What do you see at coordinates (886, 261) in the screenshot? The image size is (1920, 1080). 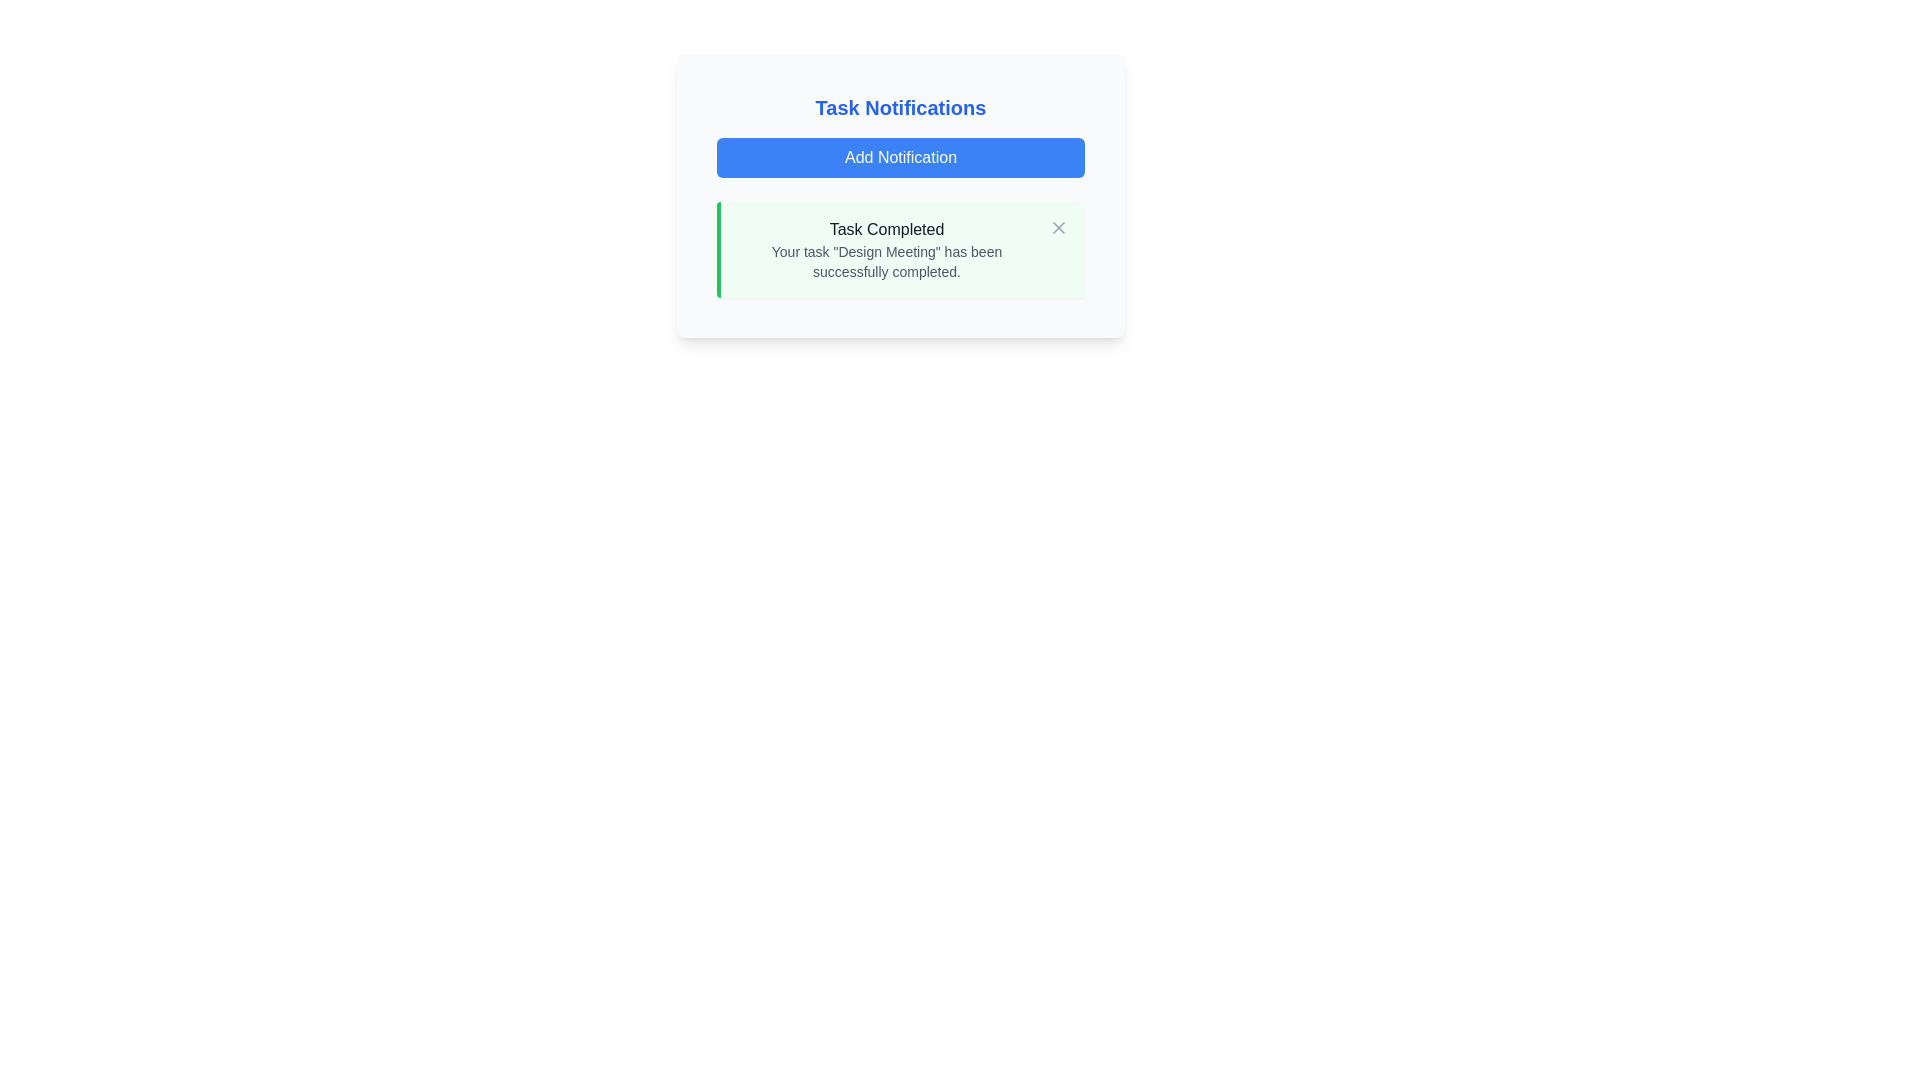 I see `the text block that says 'Your task "Design Meeting" has been successfully completed.' which is styled with a small font size and gray color, located below the heading 'Task Completed.'` at bounding box center [886, 261].